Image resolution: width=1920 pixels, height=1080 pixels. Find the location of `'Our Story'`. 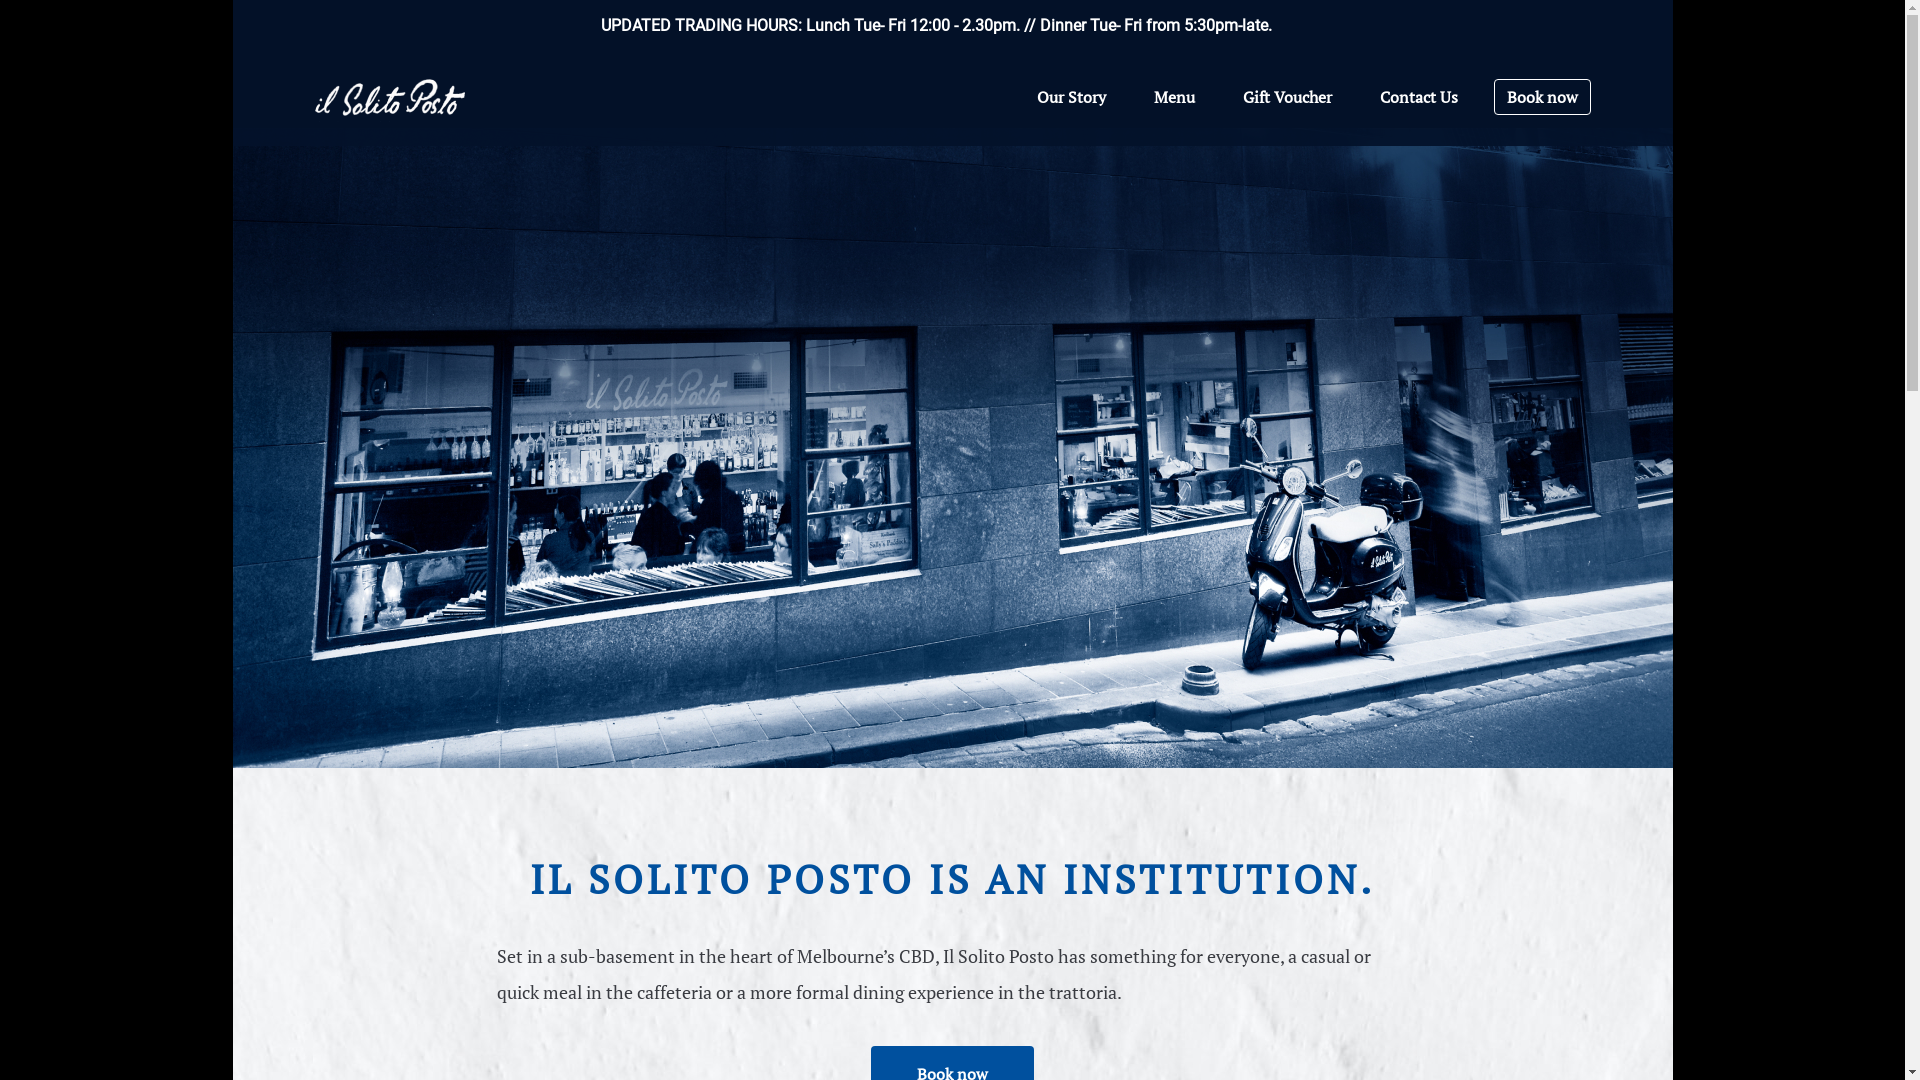

'Our Story' is located at coordinates (1069, 96).